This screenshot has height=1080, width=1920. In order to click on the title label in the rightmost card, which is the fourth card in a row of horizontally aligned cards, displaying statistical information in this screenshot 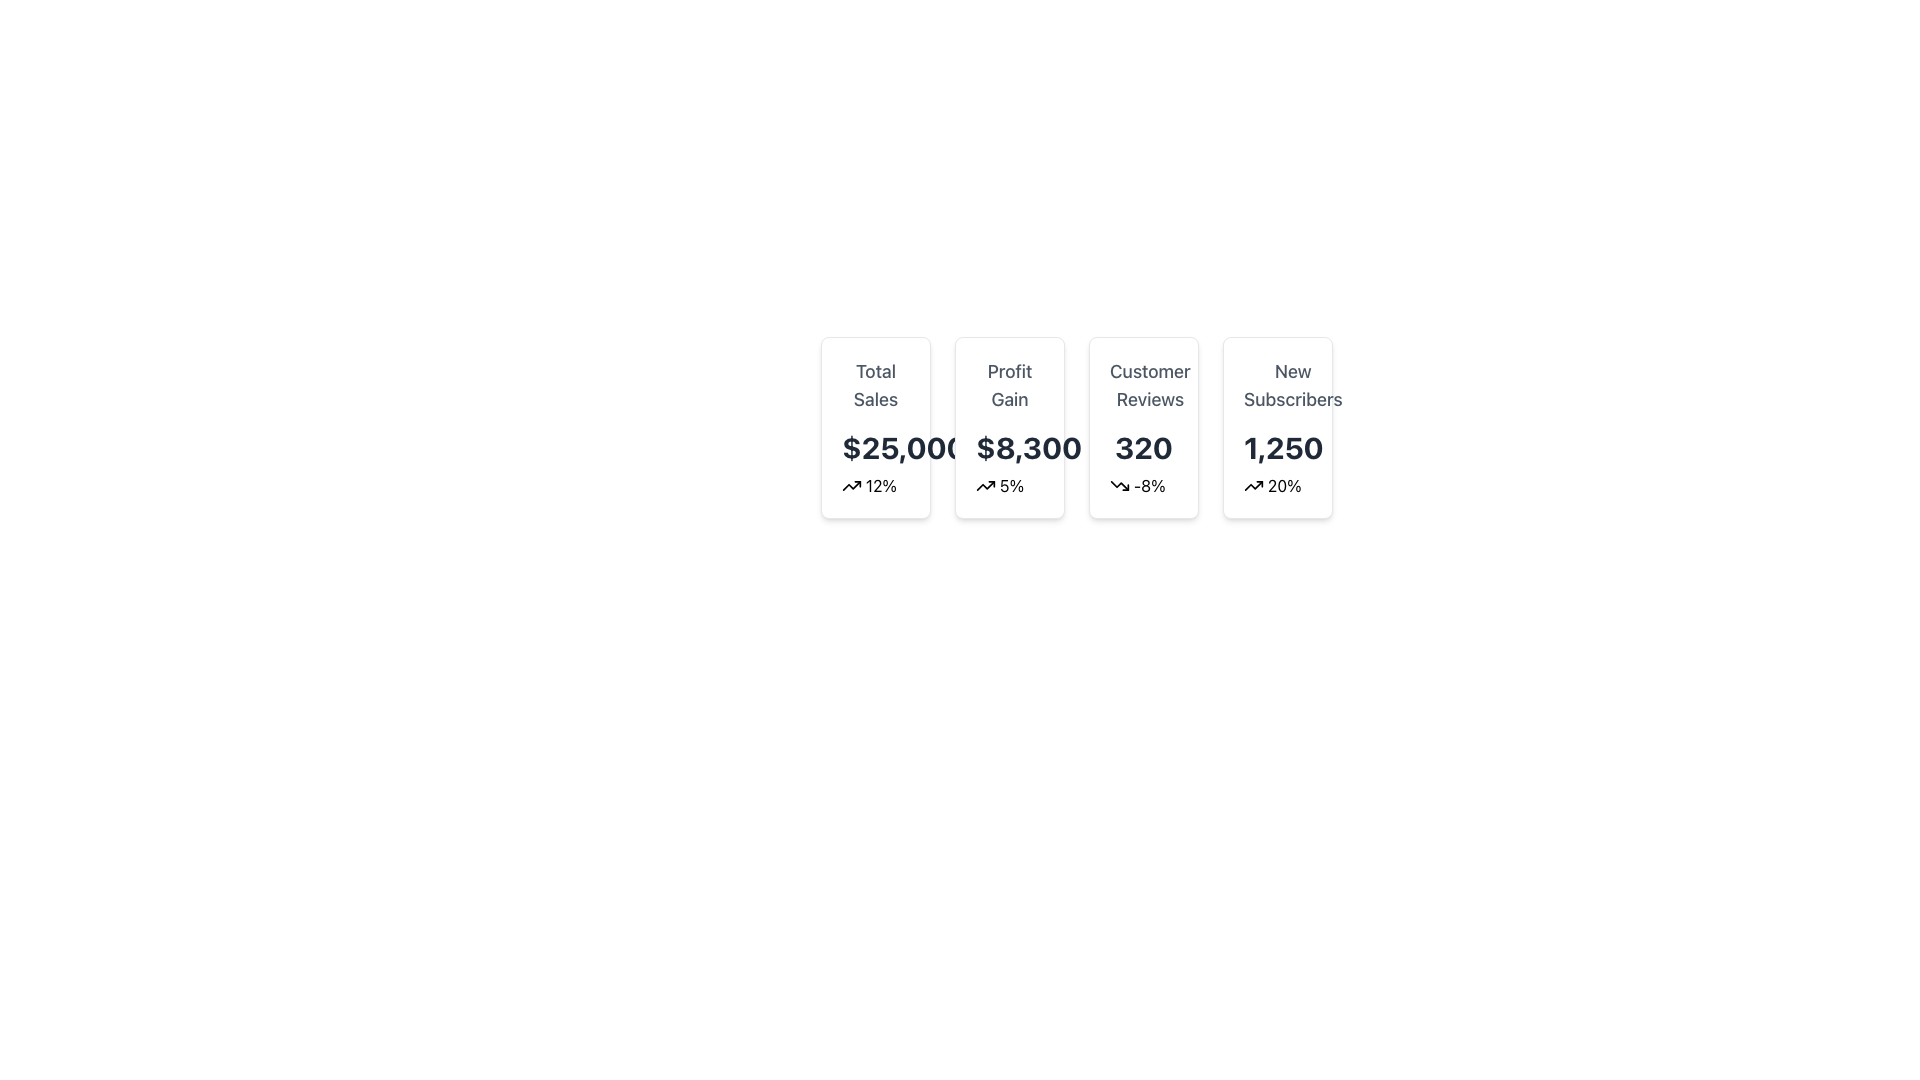, I will do `click(1276, 385)`.